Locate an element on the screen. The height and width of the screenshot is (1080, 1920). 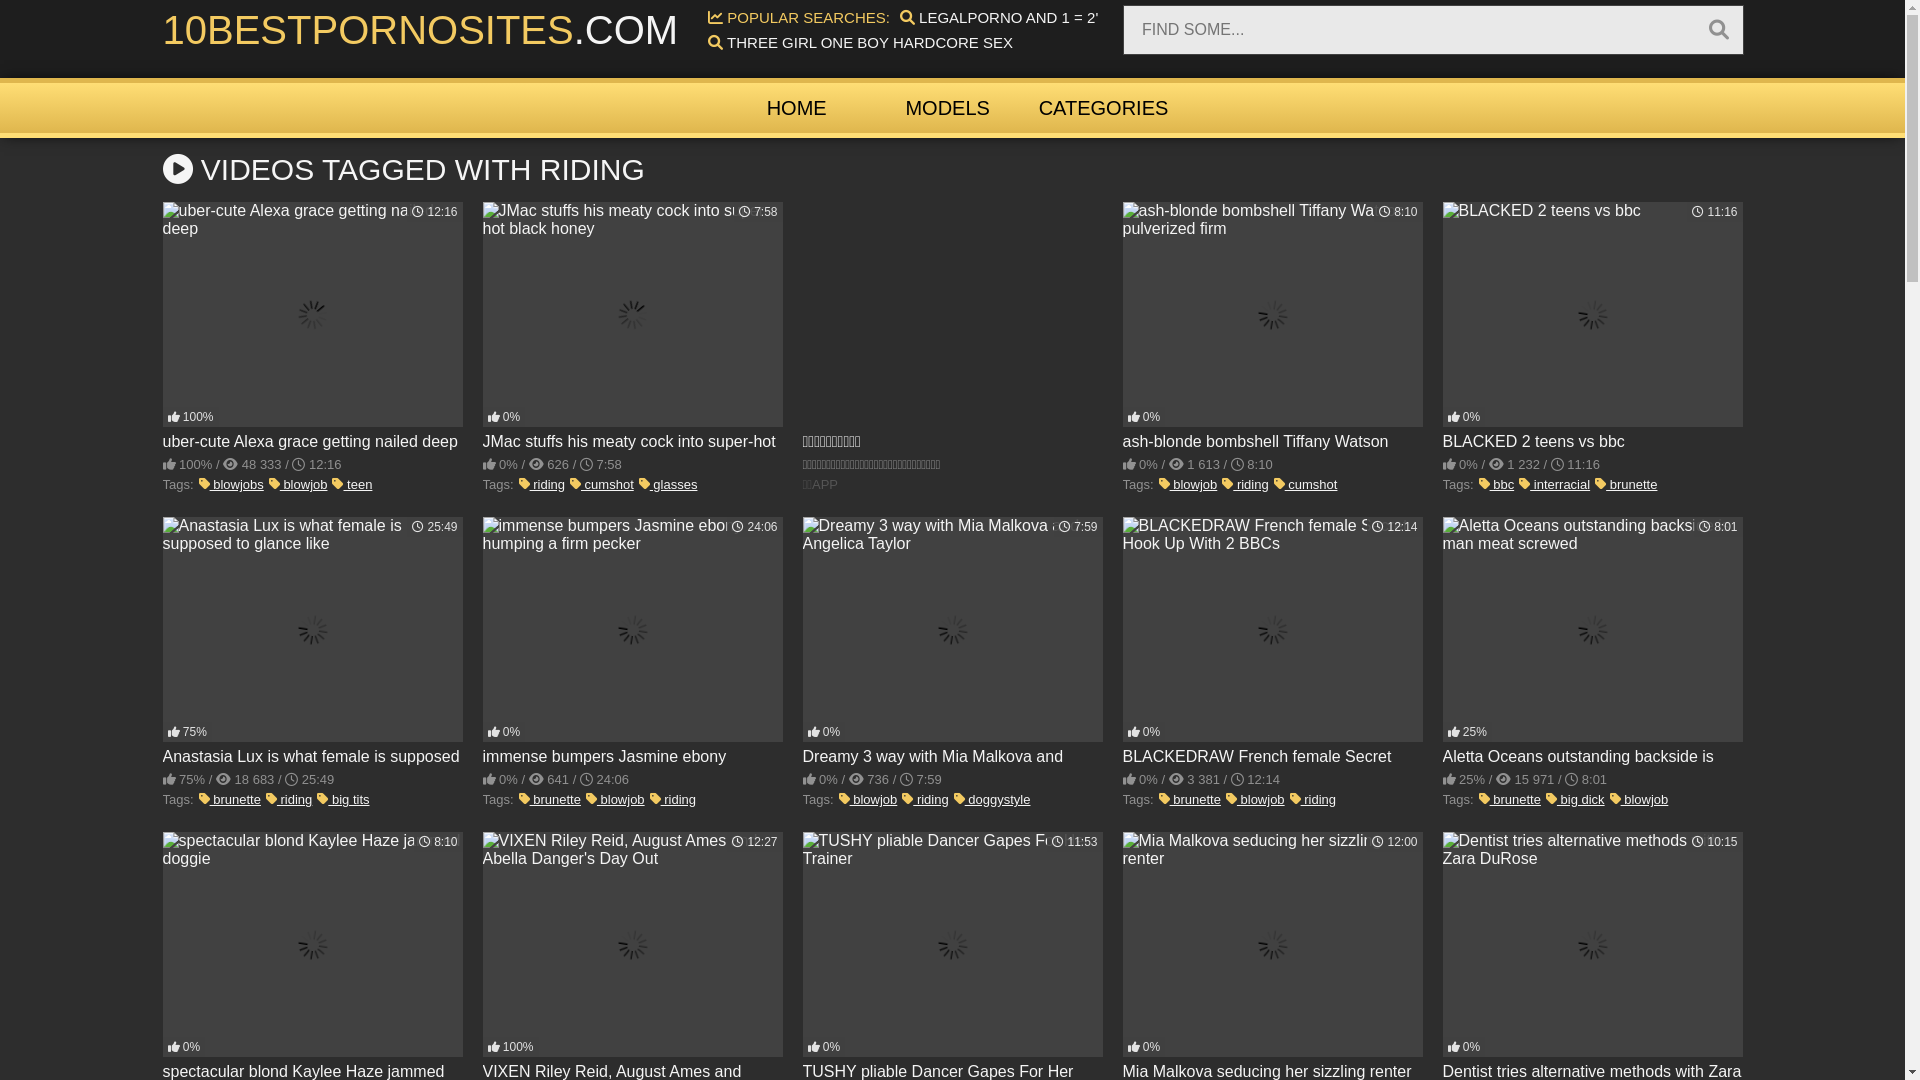
'riding' is located at coordinates (542, 484).